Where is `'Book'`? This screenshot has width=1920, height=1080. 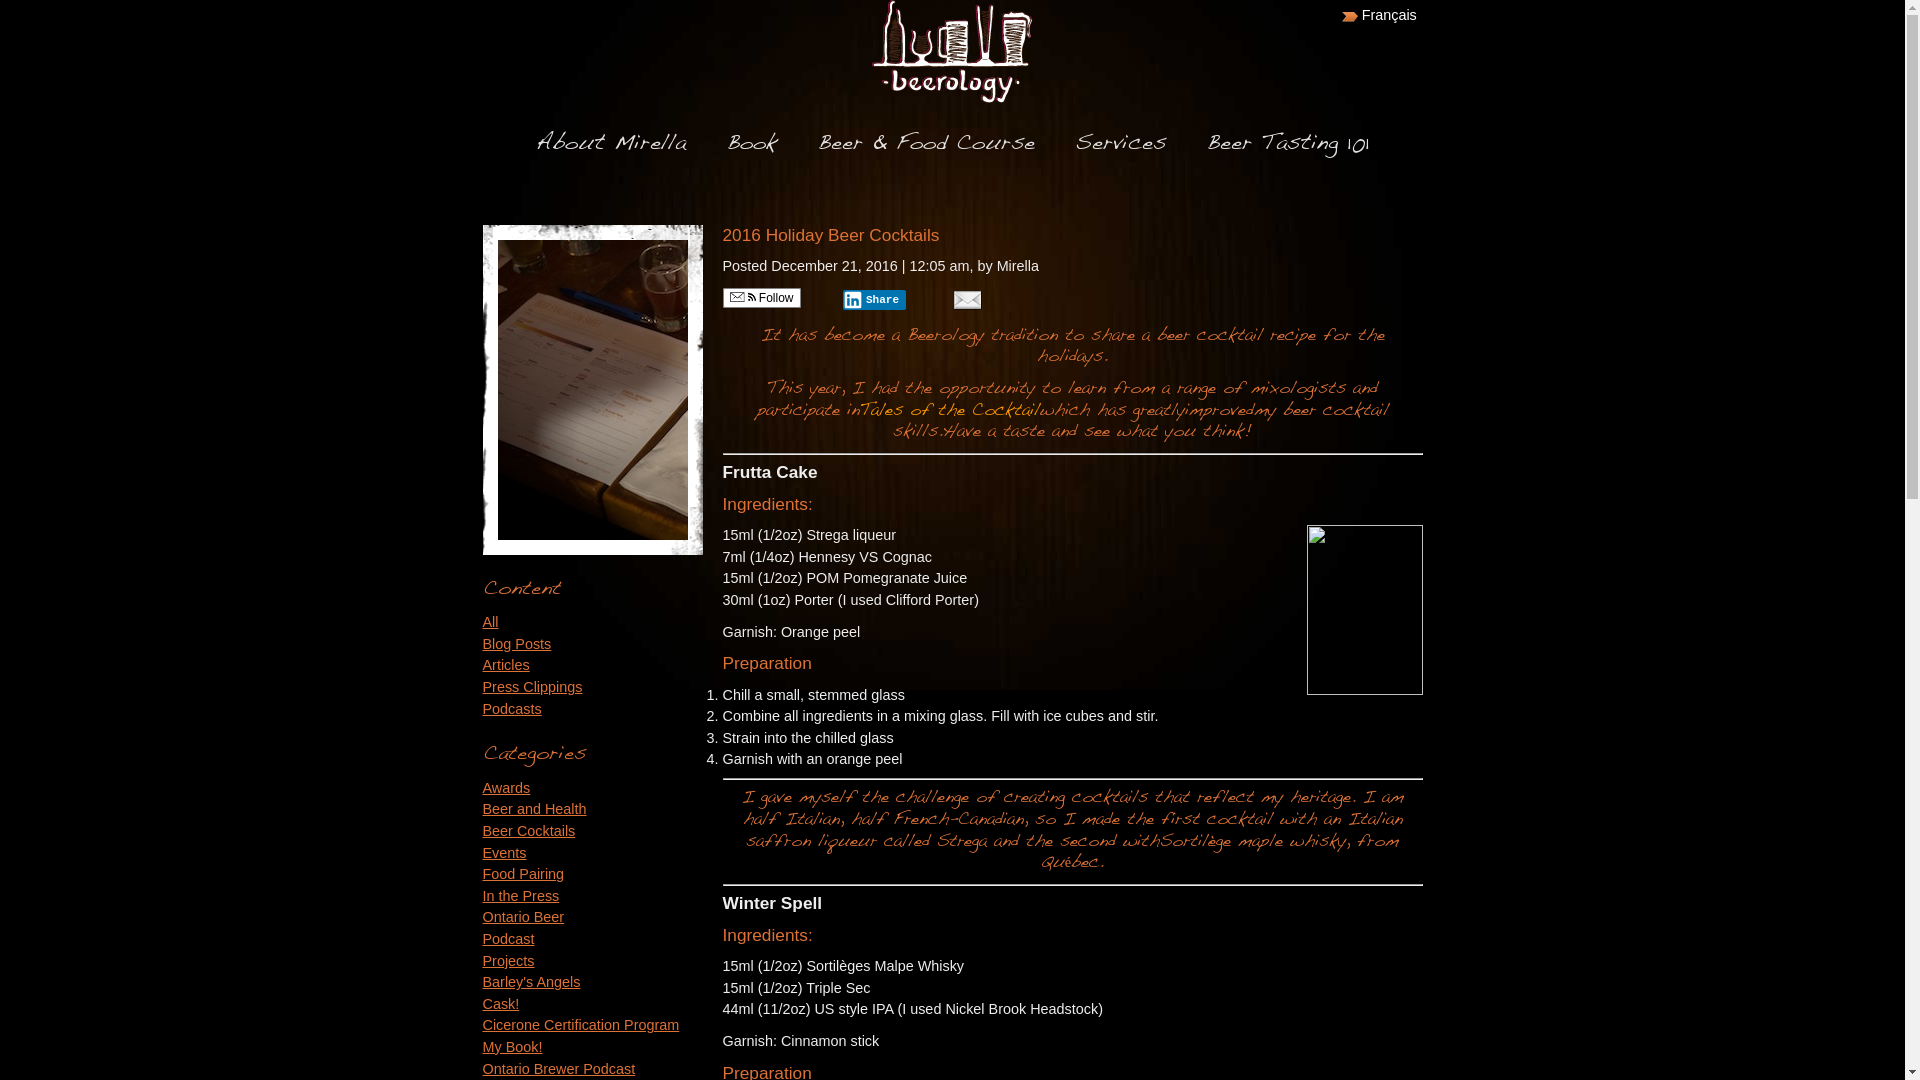 'Book' is located at coordinates (750, 142).